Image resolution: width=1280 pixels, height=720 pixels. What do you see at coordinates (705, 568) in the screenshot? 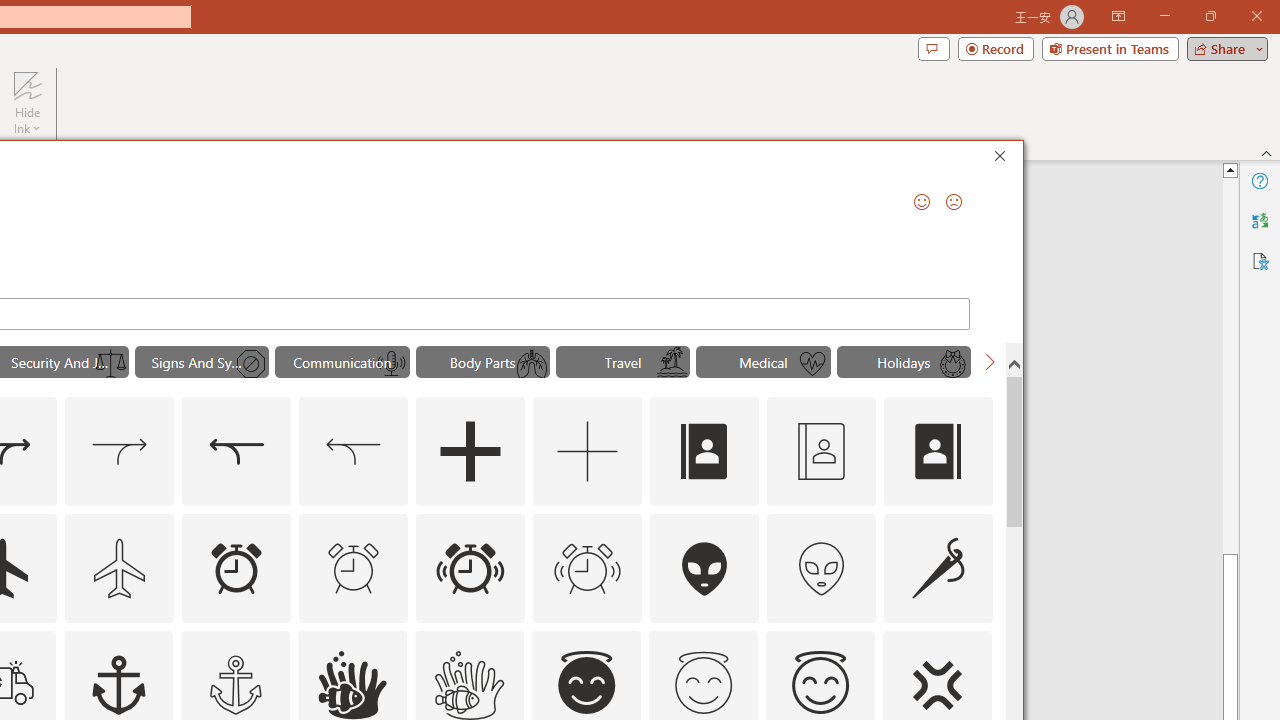
I see `'AutomationID: Icons_AlienFace'` at bounding box center [705, 568].